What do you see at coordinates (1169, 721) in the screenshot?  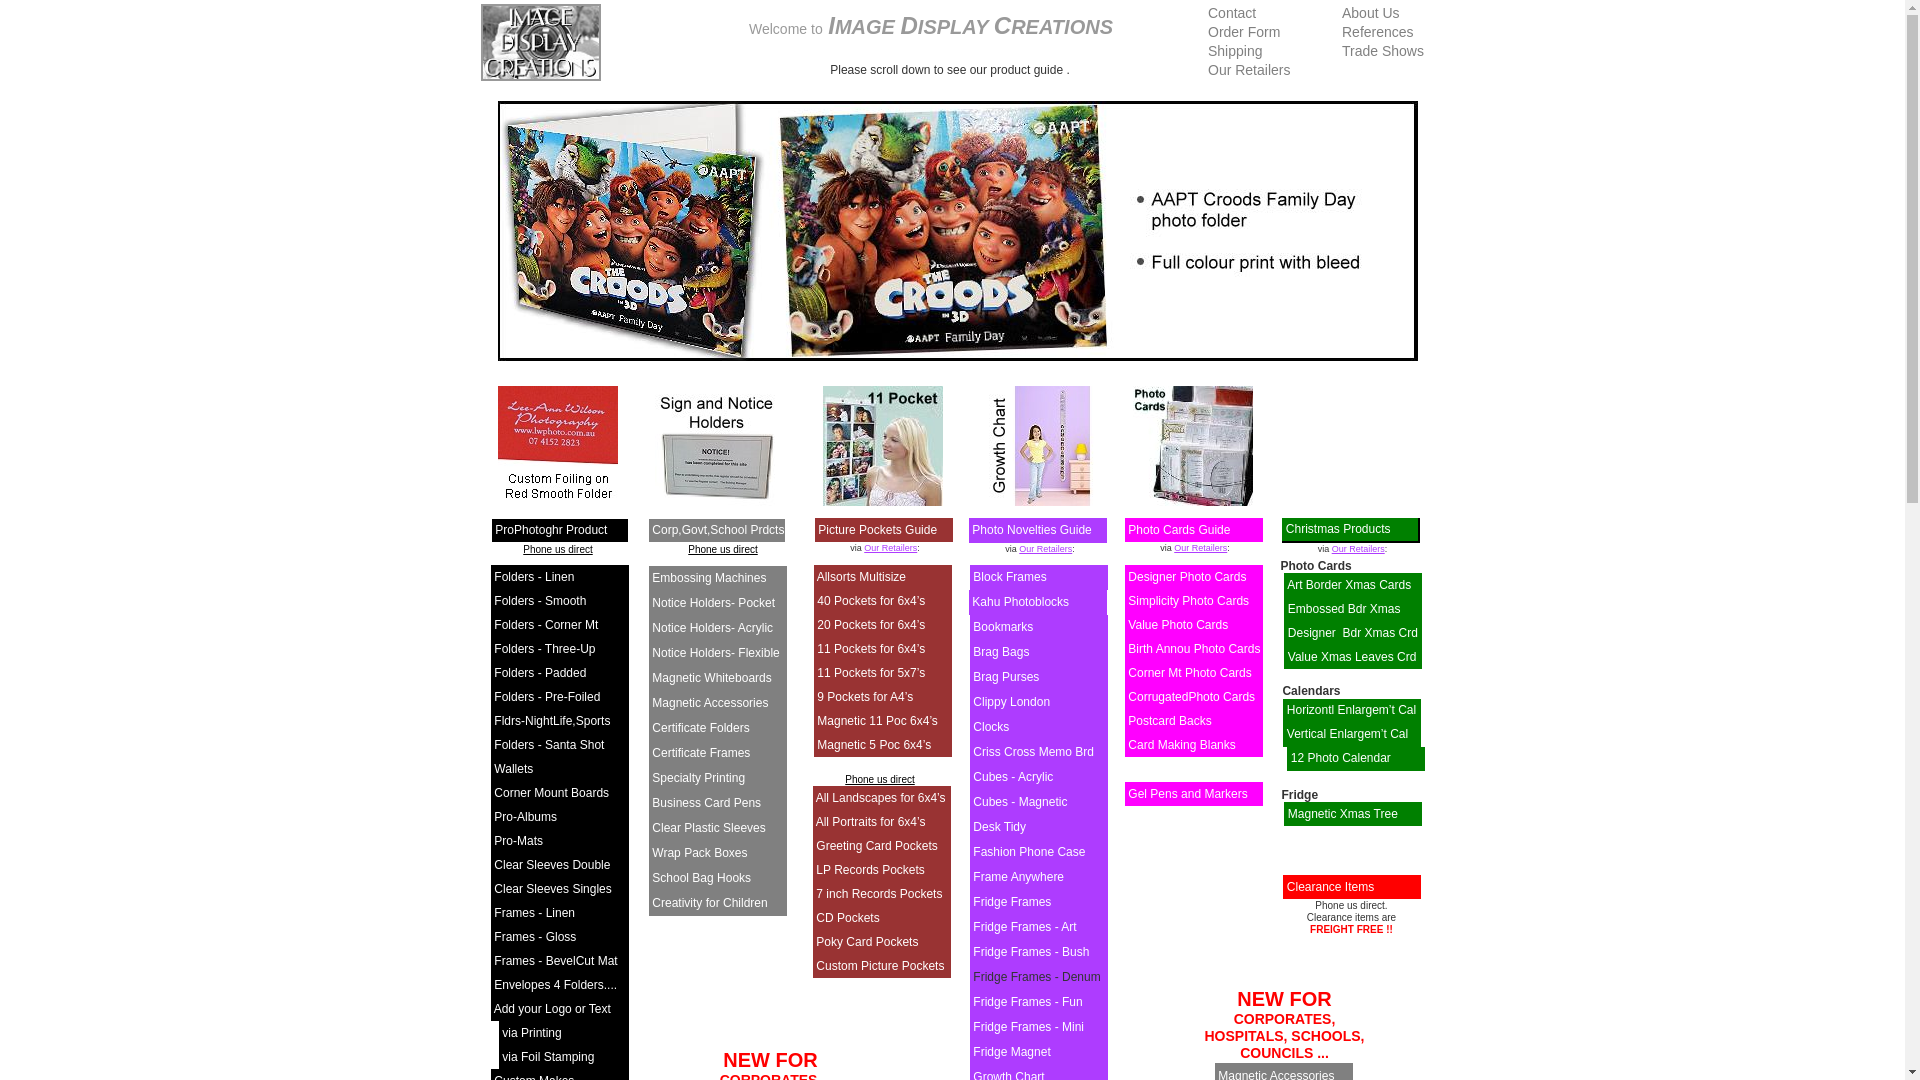 I see `'Postcard Backs'` at bounding box center [1169, 721].